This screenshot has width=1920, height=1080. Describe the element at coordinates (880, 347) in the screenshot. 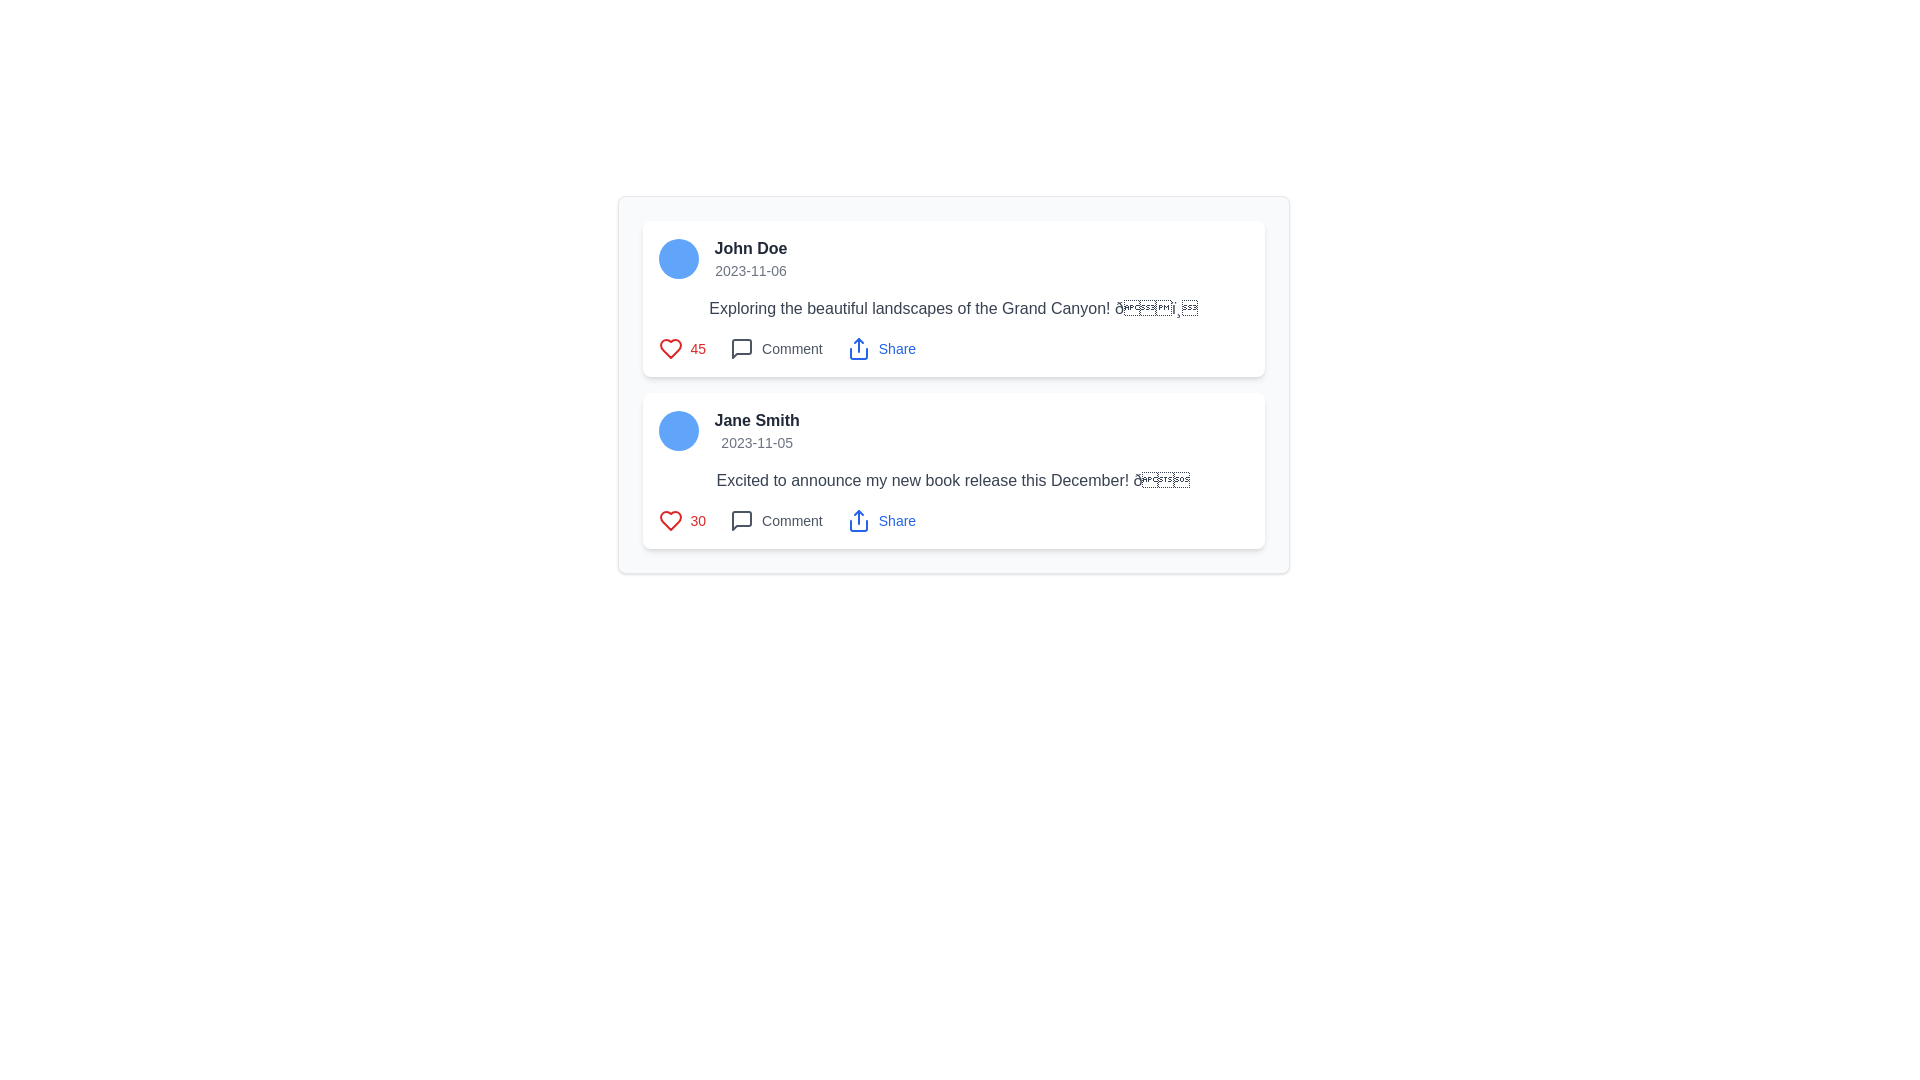

I see `the 'Share' button, which features an upward arrow icon and is styled in blue, located as the rightmost option under the text of a post` at that location.